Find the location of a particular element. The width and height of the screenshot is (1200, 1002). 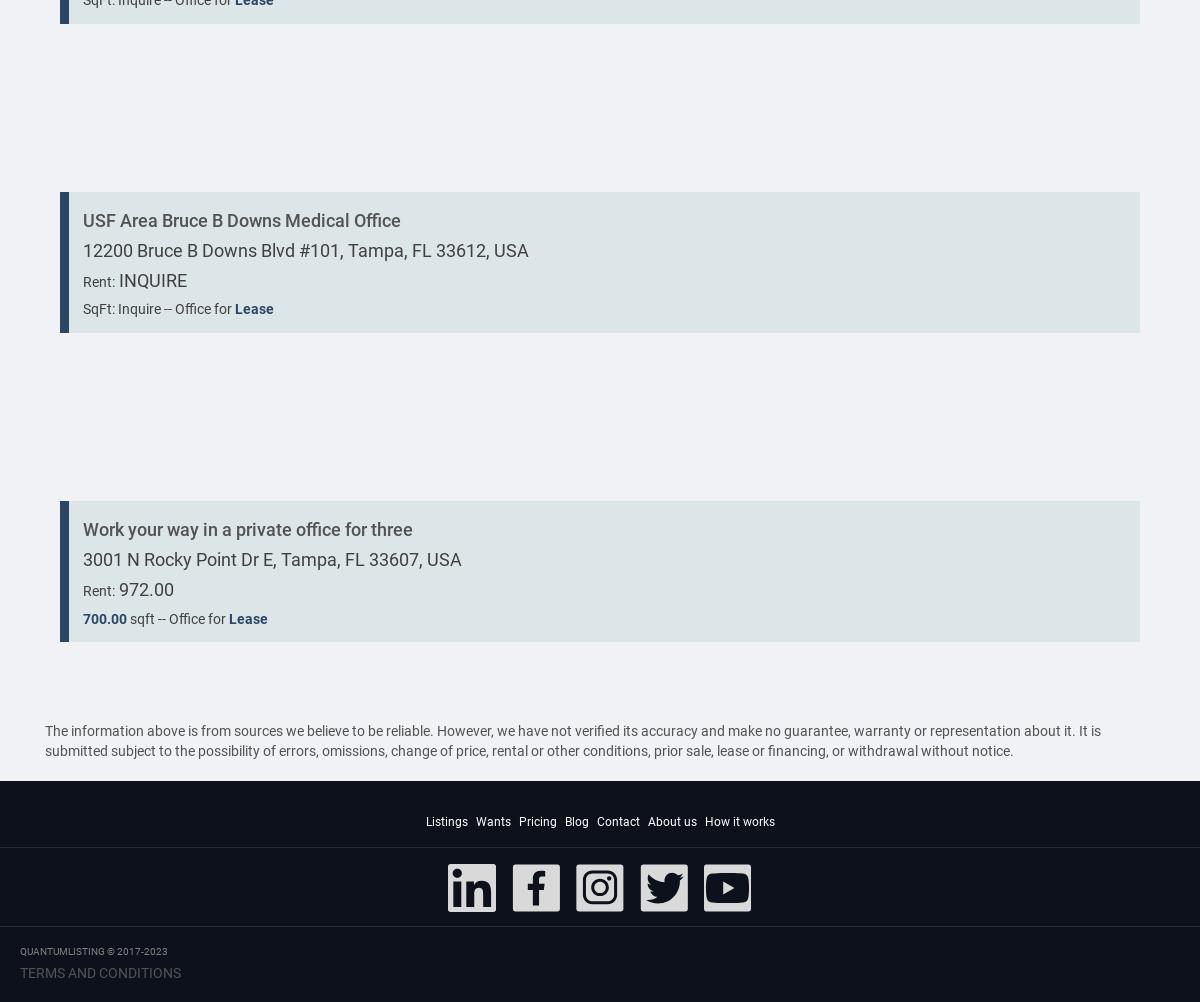

'About us' is located at coordinates (671, 821).